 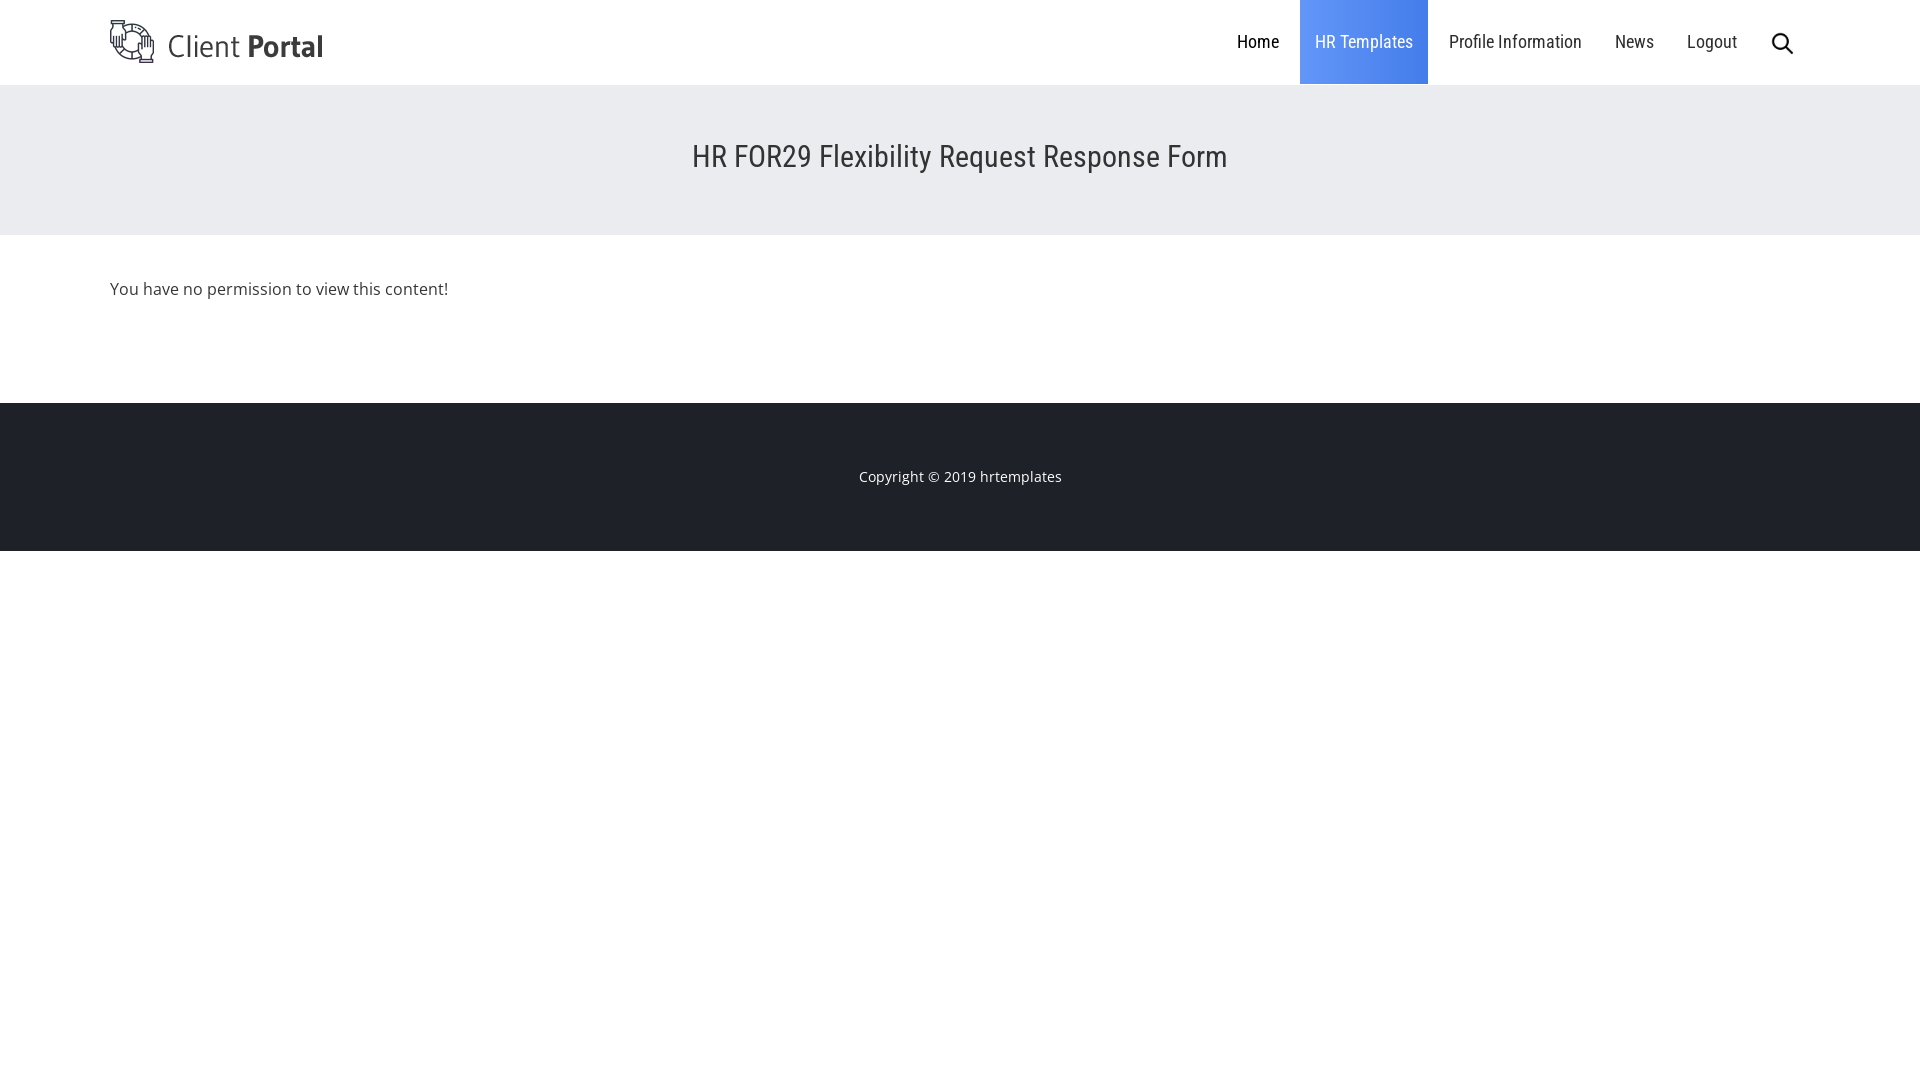 What do you see at coordinates (1362, 42) in the screenshot?
I see `'HR Templates'` at bounding box center [1362, 42].